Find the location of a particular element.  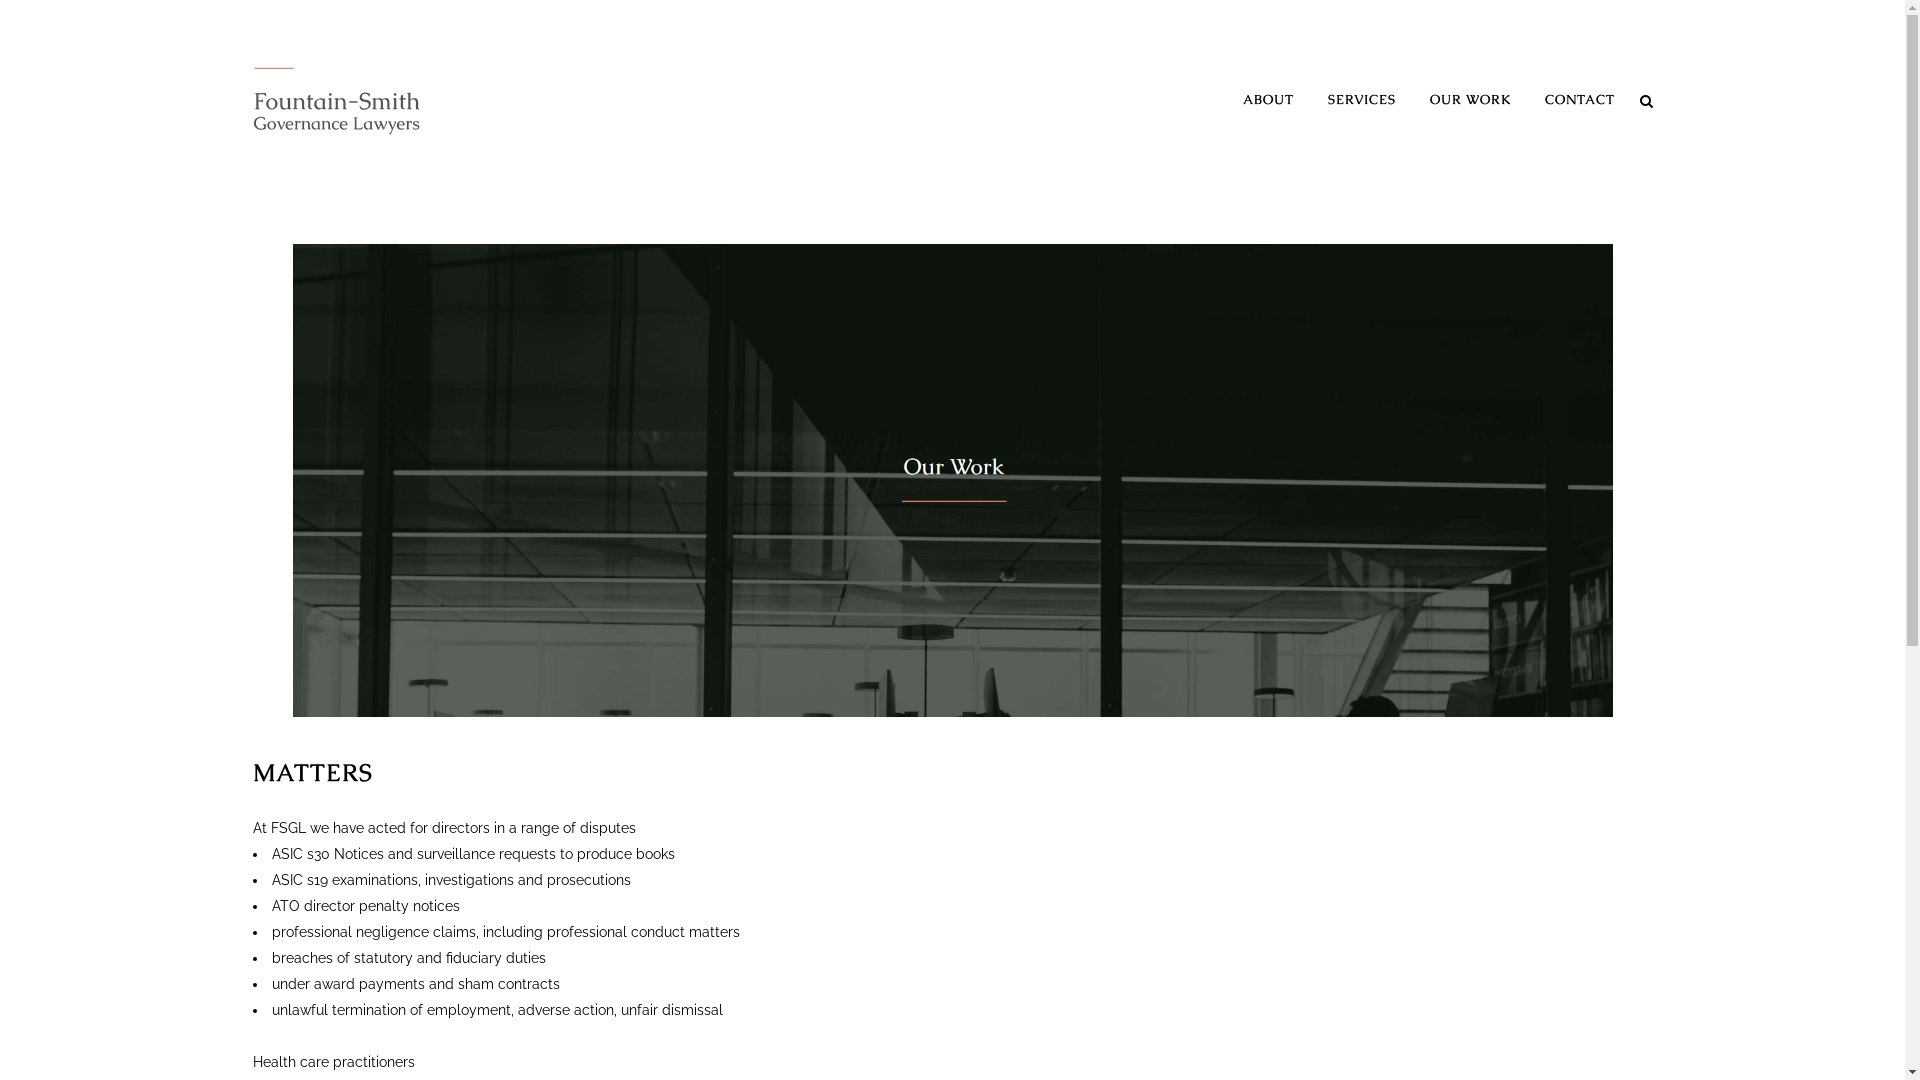

'SERVICES' is located at coordinates (1360, 100).